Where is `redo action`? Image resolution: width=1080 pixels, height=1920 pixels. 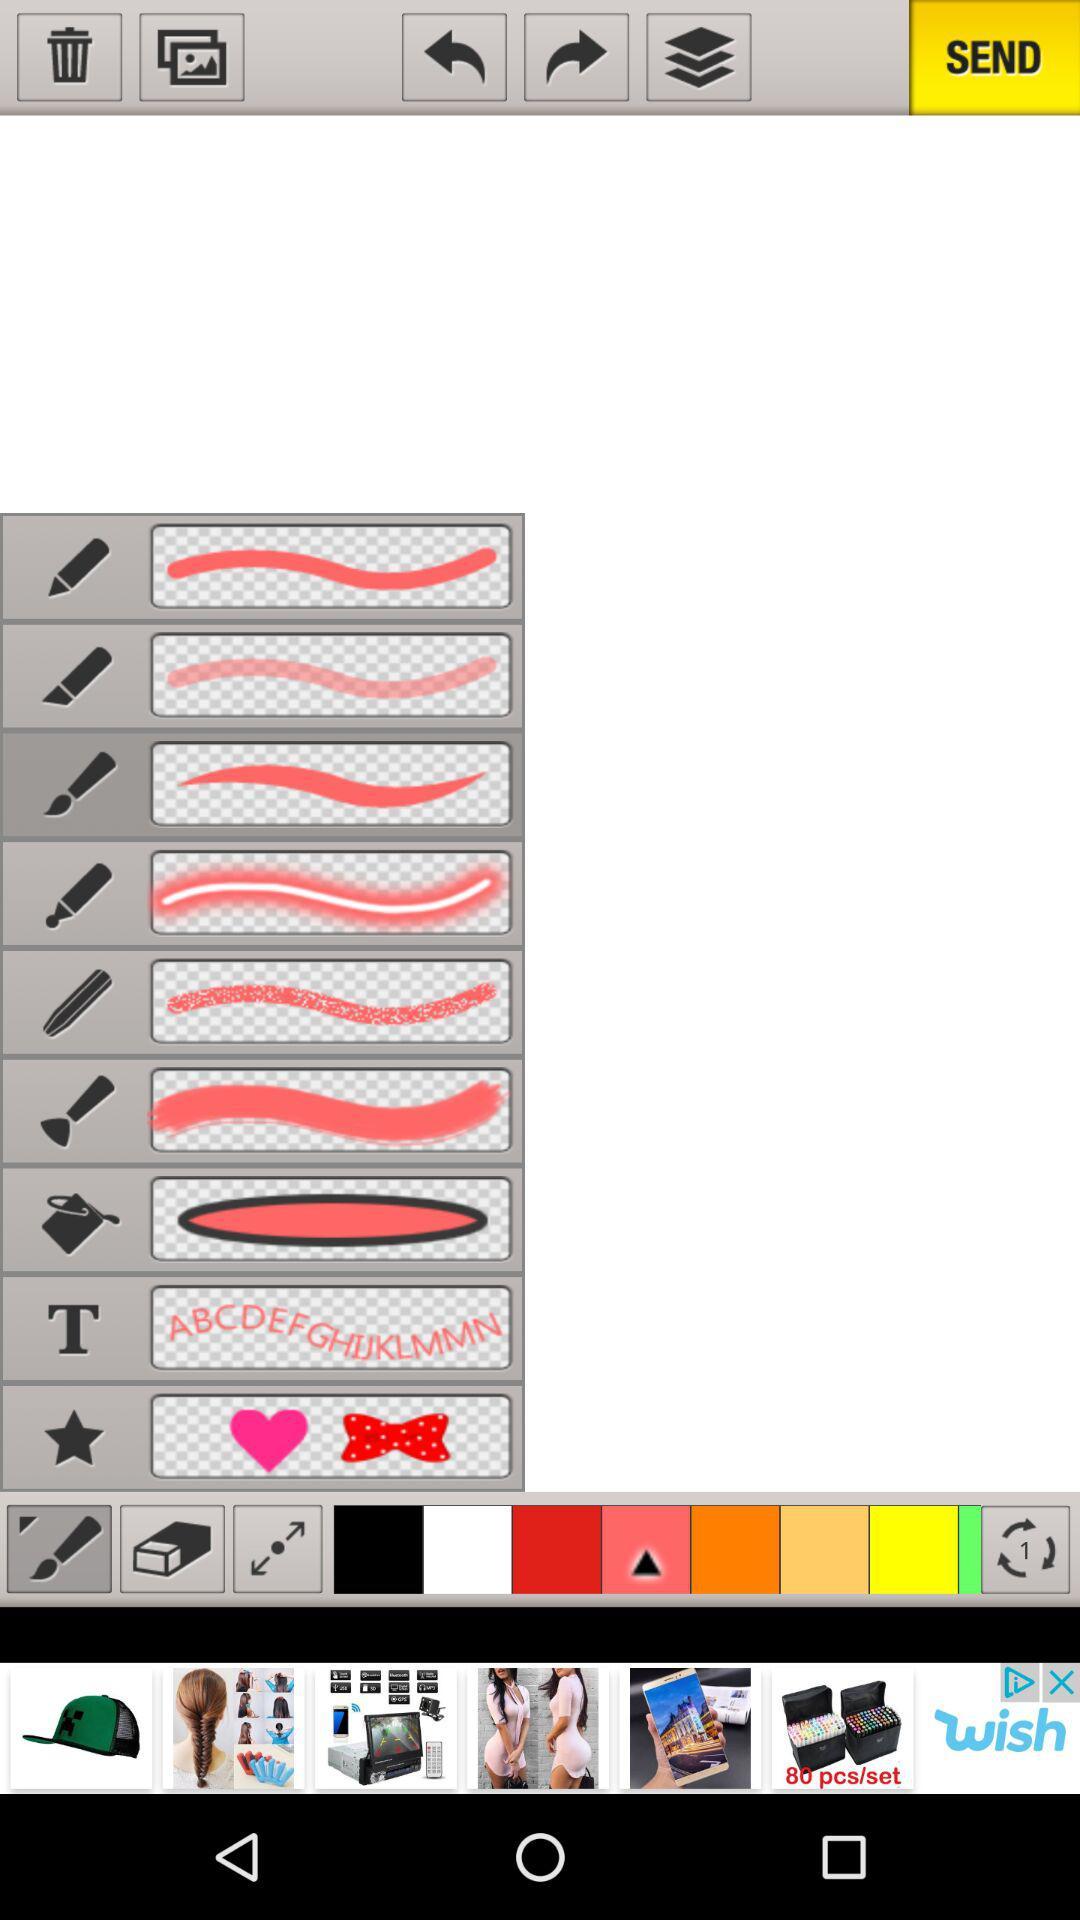
redo action is located at coordinates (576, 57).